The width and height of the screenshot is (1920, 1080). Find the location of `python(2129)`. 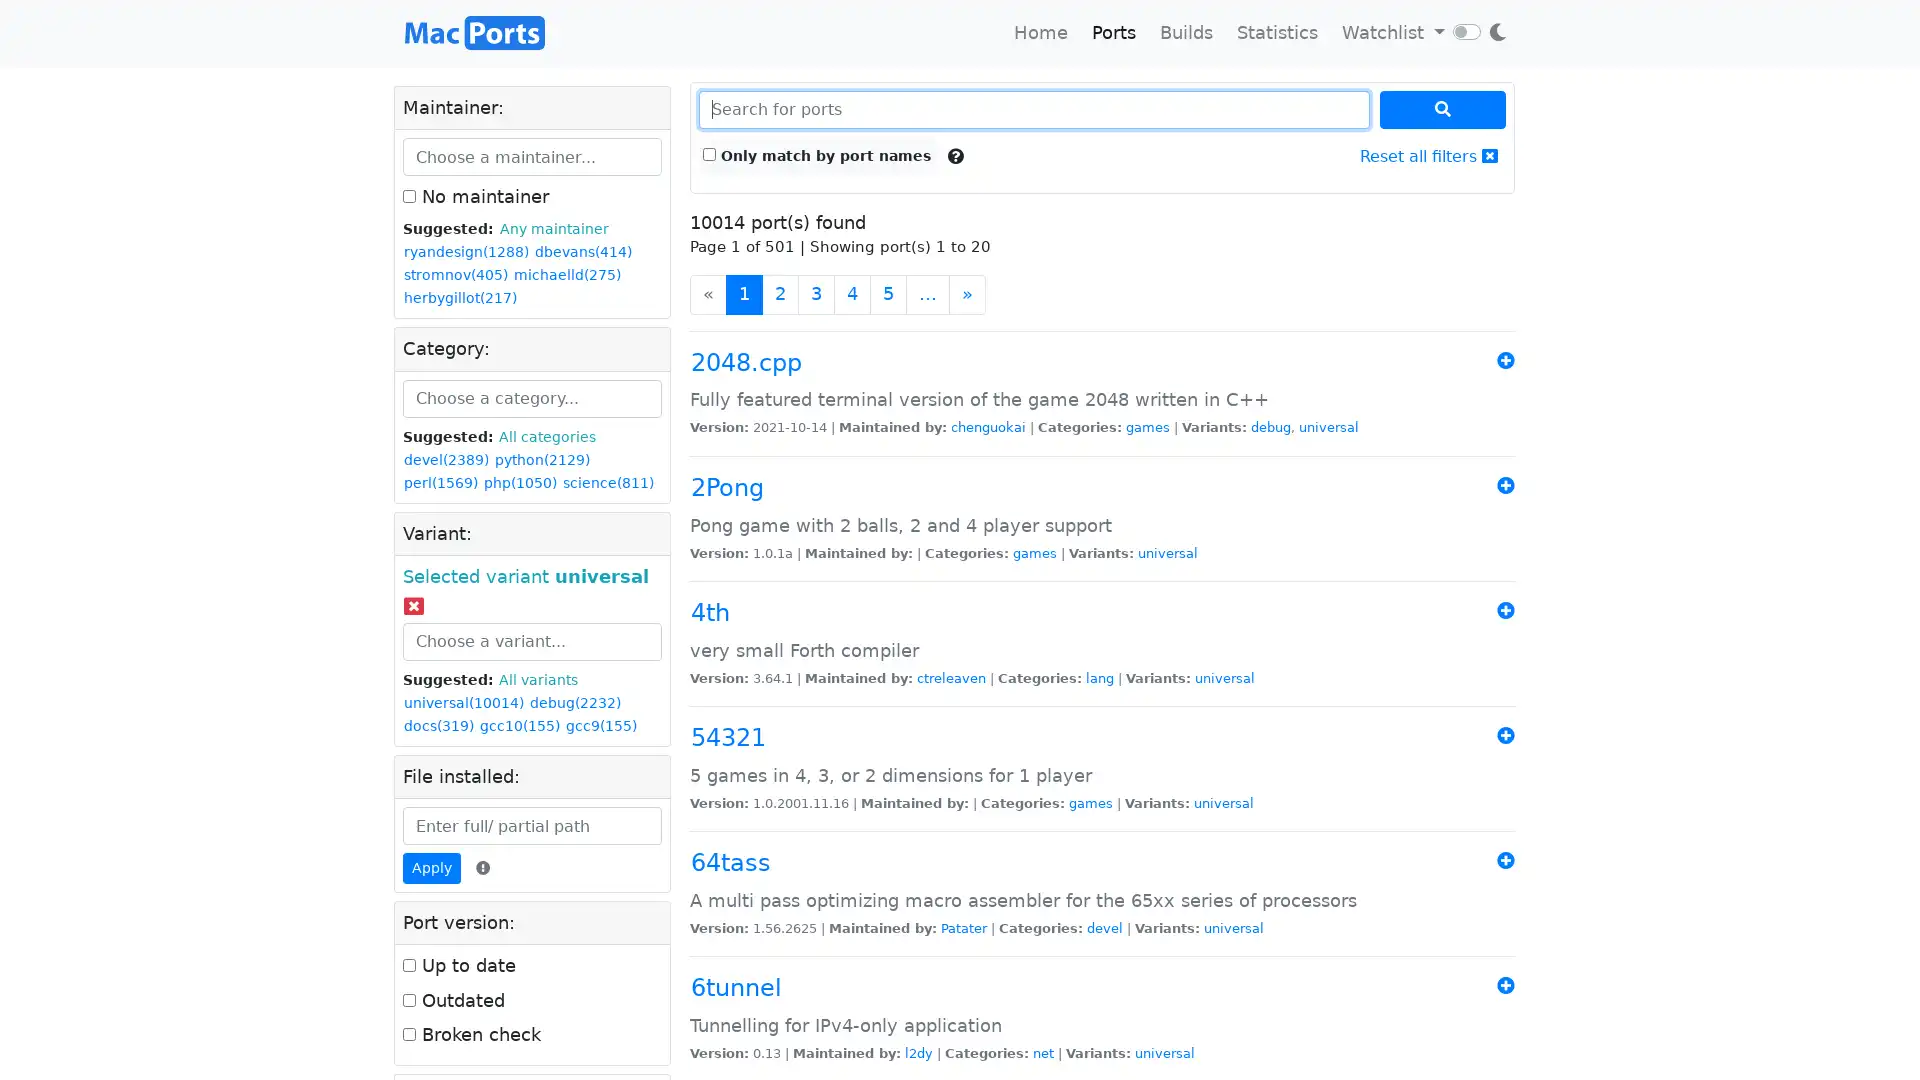

python(2129) is located at coordinates (542, 459).